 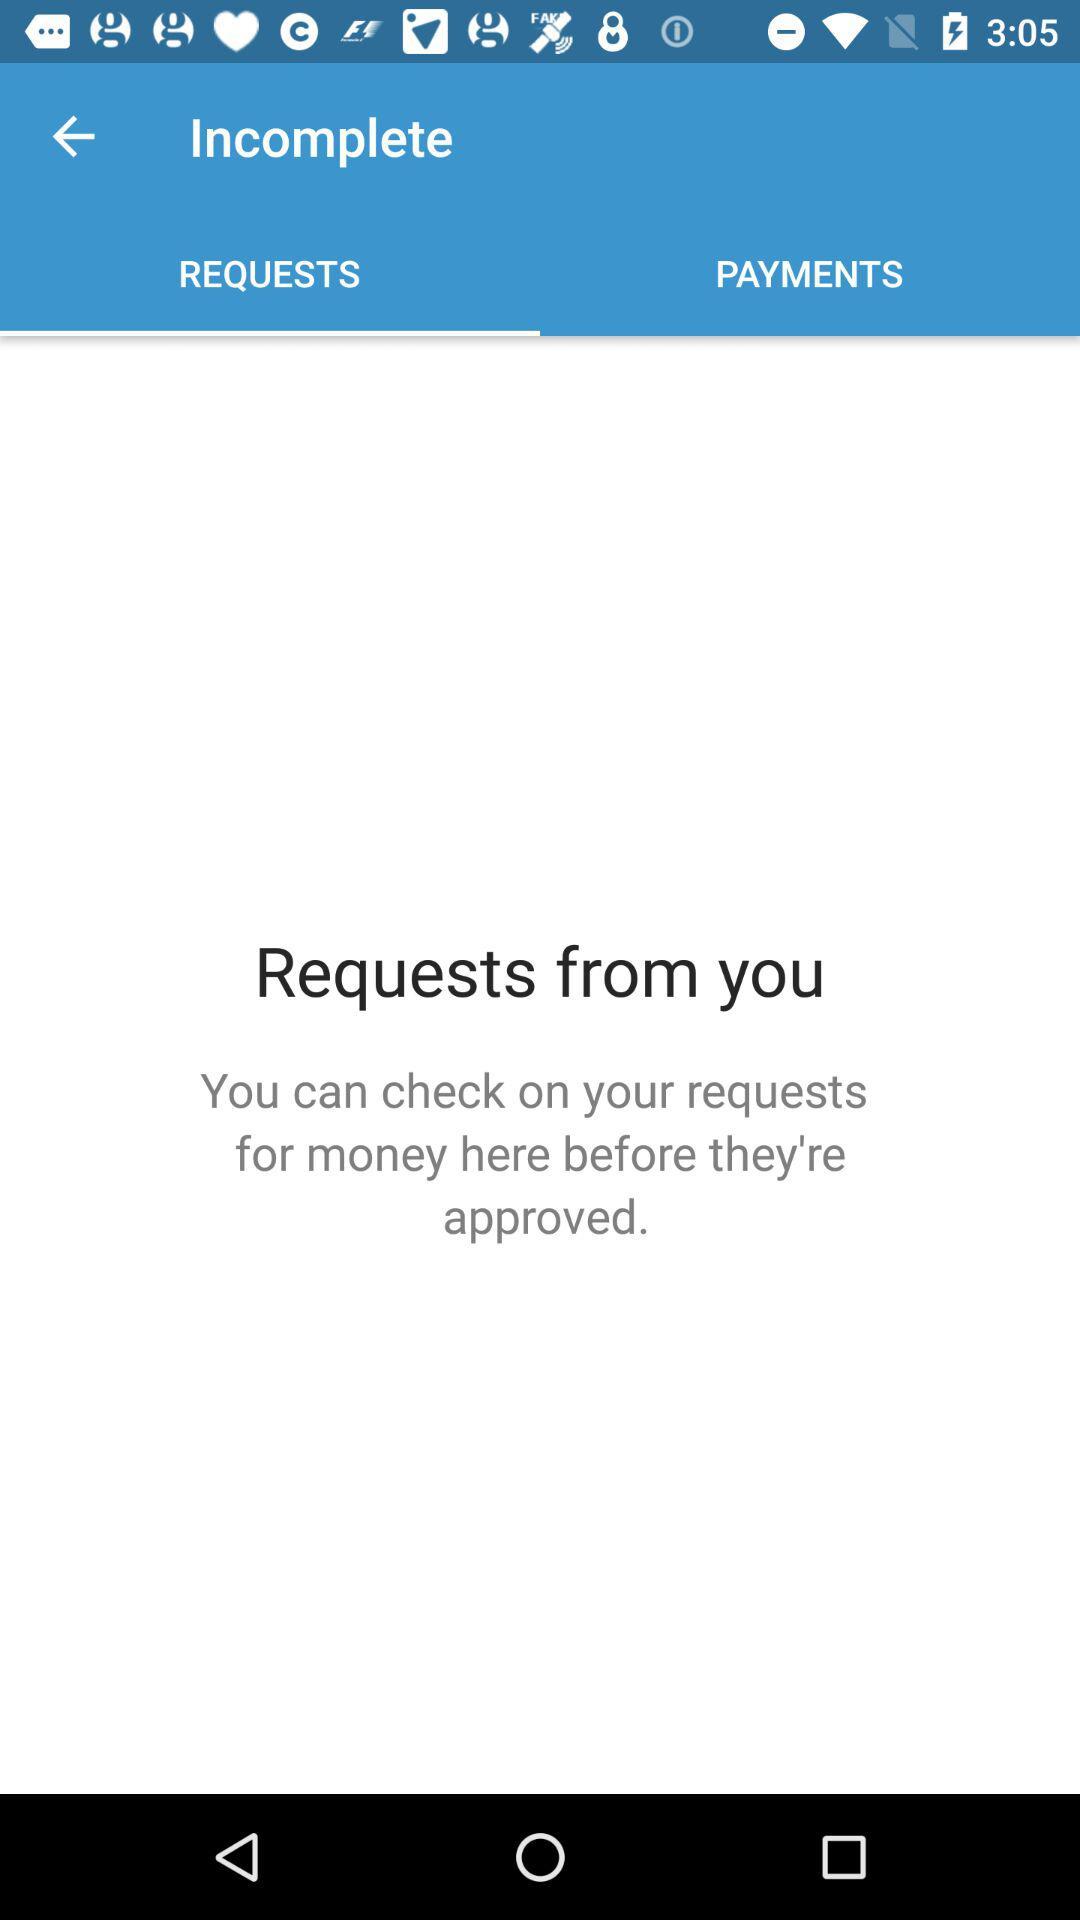 What do you see at coordinates (72, 135) in the screenshot?
I see `the item to the left of incomplete item` at bounding box center [72, 135].